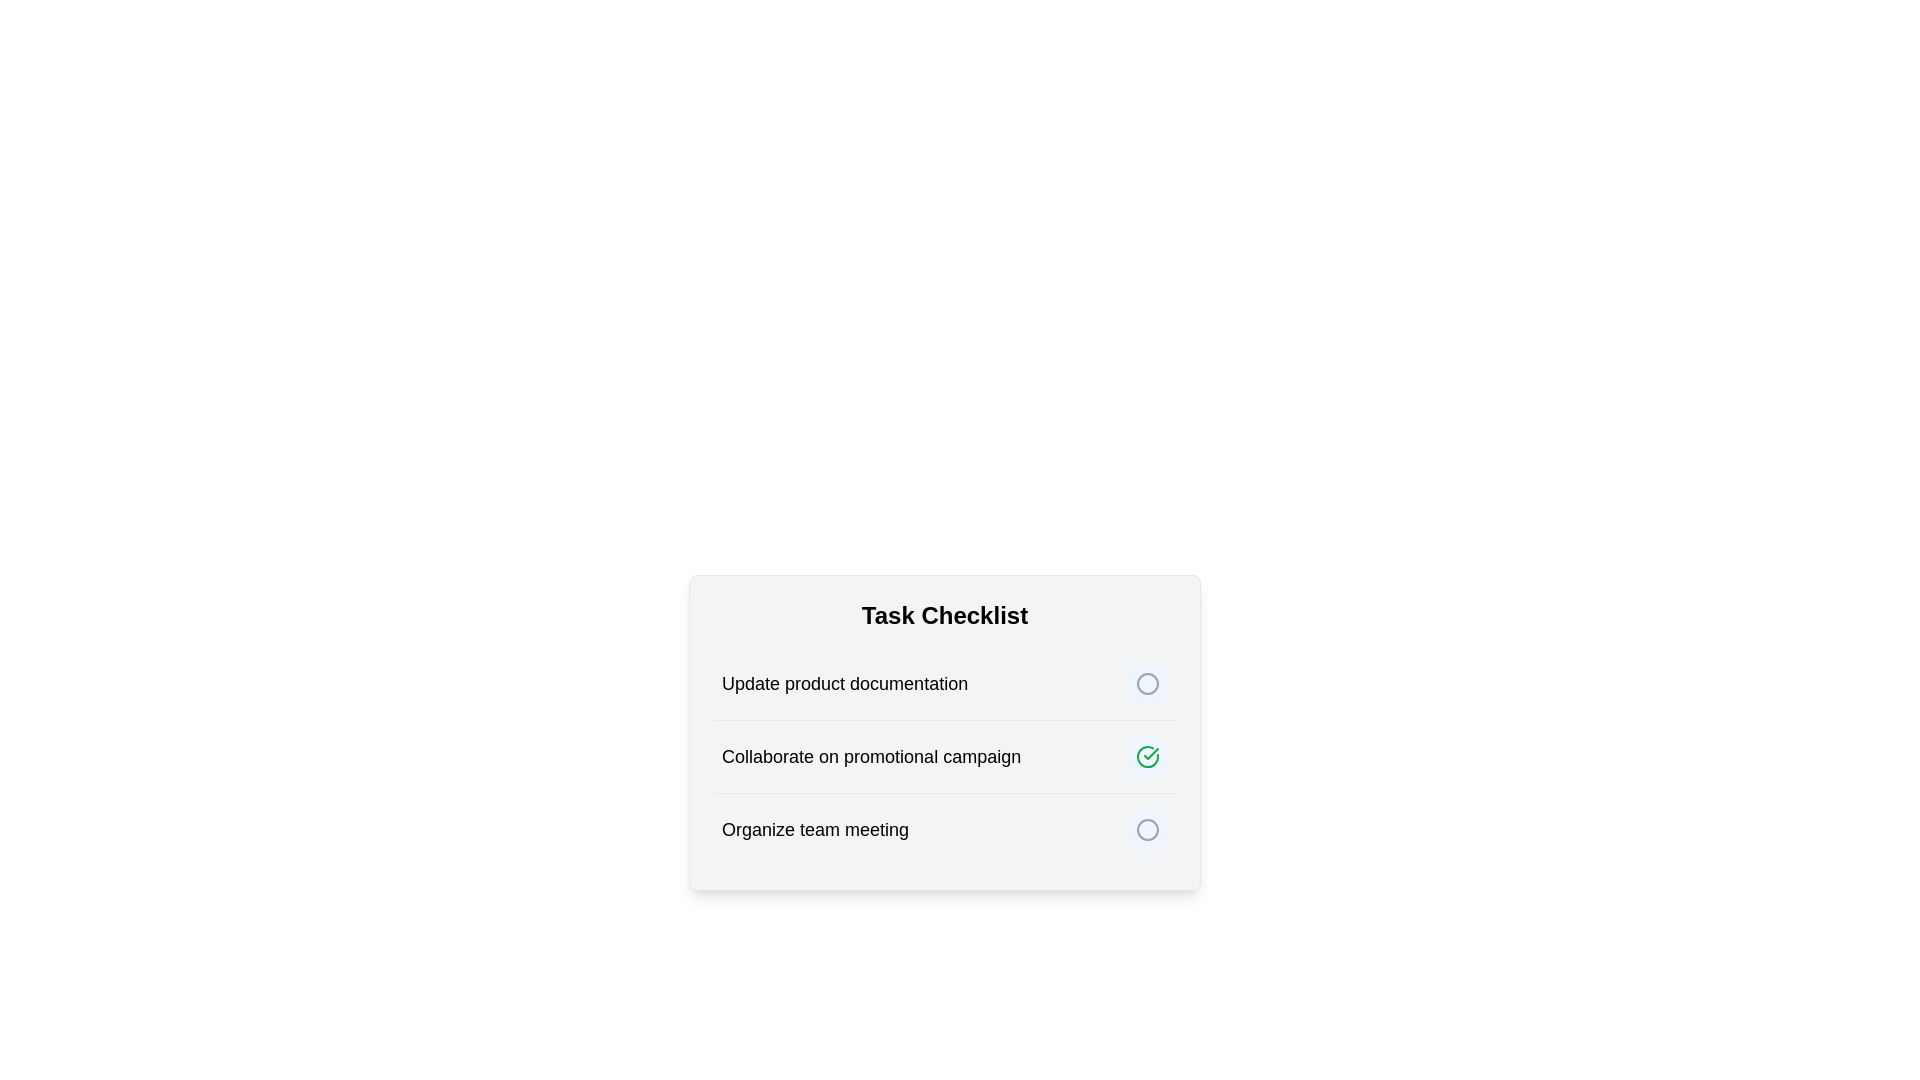  What do you see at coordinates (1147, 829) in the screenshot?
I see `the circular SVG element located at the bottom right corner of the checklist card, adjacent to the text 'Organize team meeting', to interact with it` at bounding box center [1147, 829].